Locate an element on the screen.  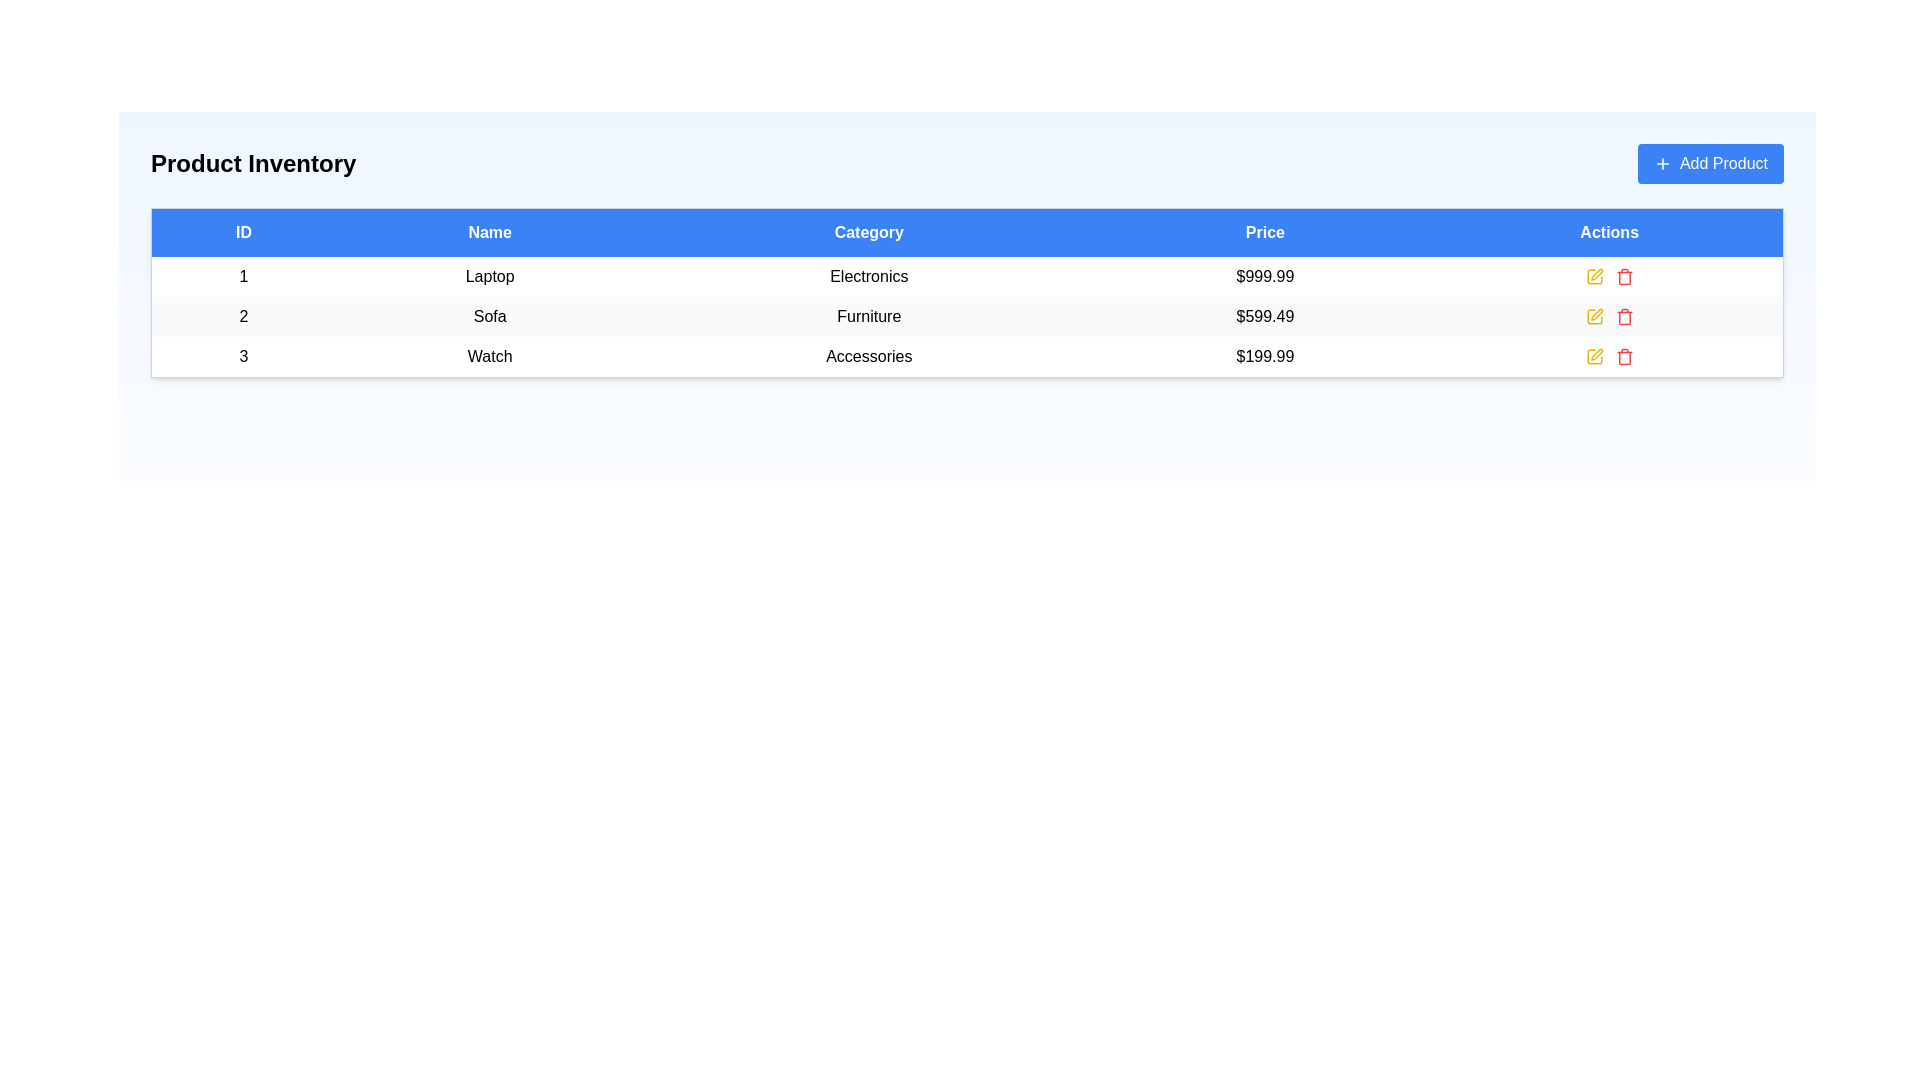
the Table Header Cell with a blue background labeled 'ID', which is the first header in the row of a table is located at coordinates (242, 231).